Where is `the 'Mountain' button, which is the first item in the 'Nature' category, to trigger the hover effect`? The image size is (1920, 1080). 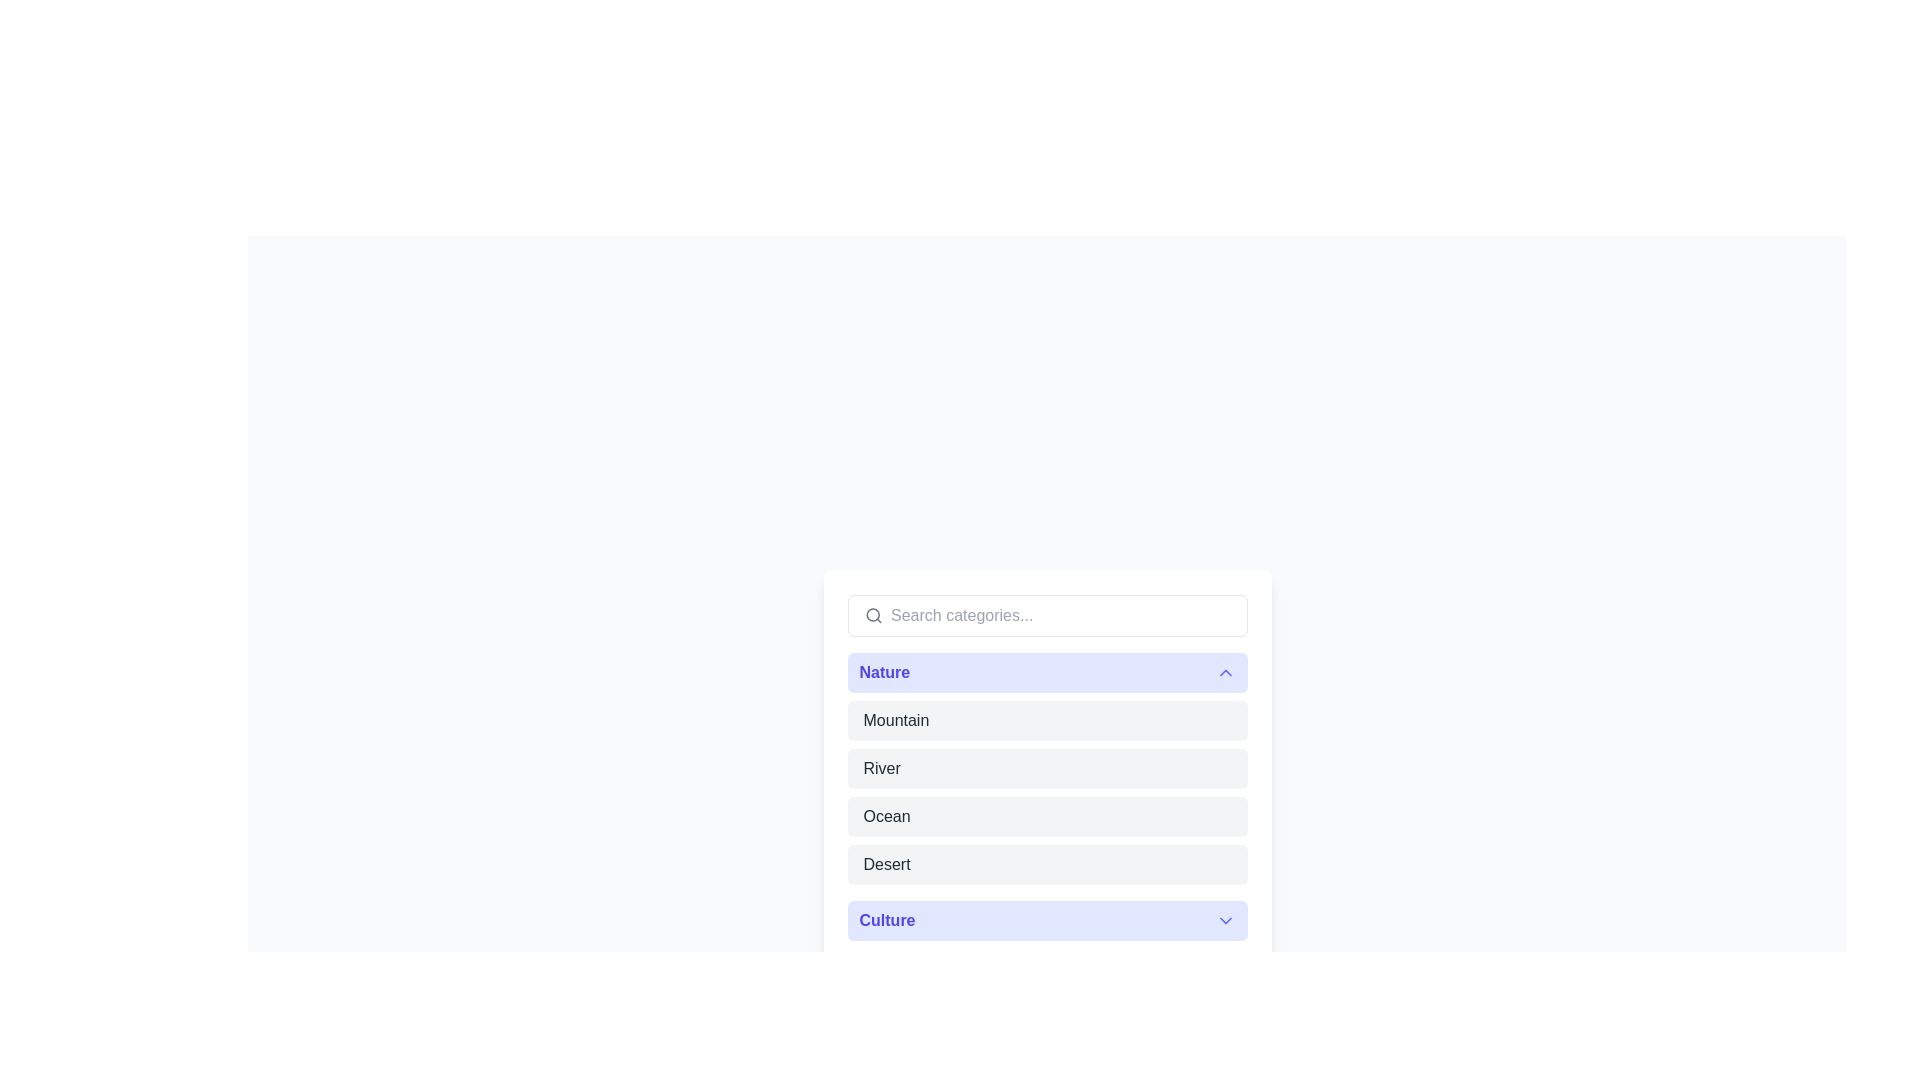 the 'Mountain' button, which is the first item in the 'Nature' category, to trigger the hover effect is located at coordinates (1046, 721).